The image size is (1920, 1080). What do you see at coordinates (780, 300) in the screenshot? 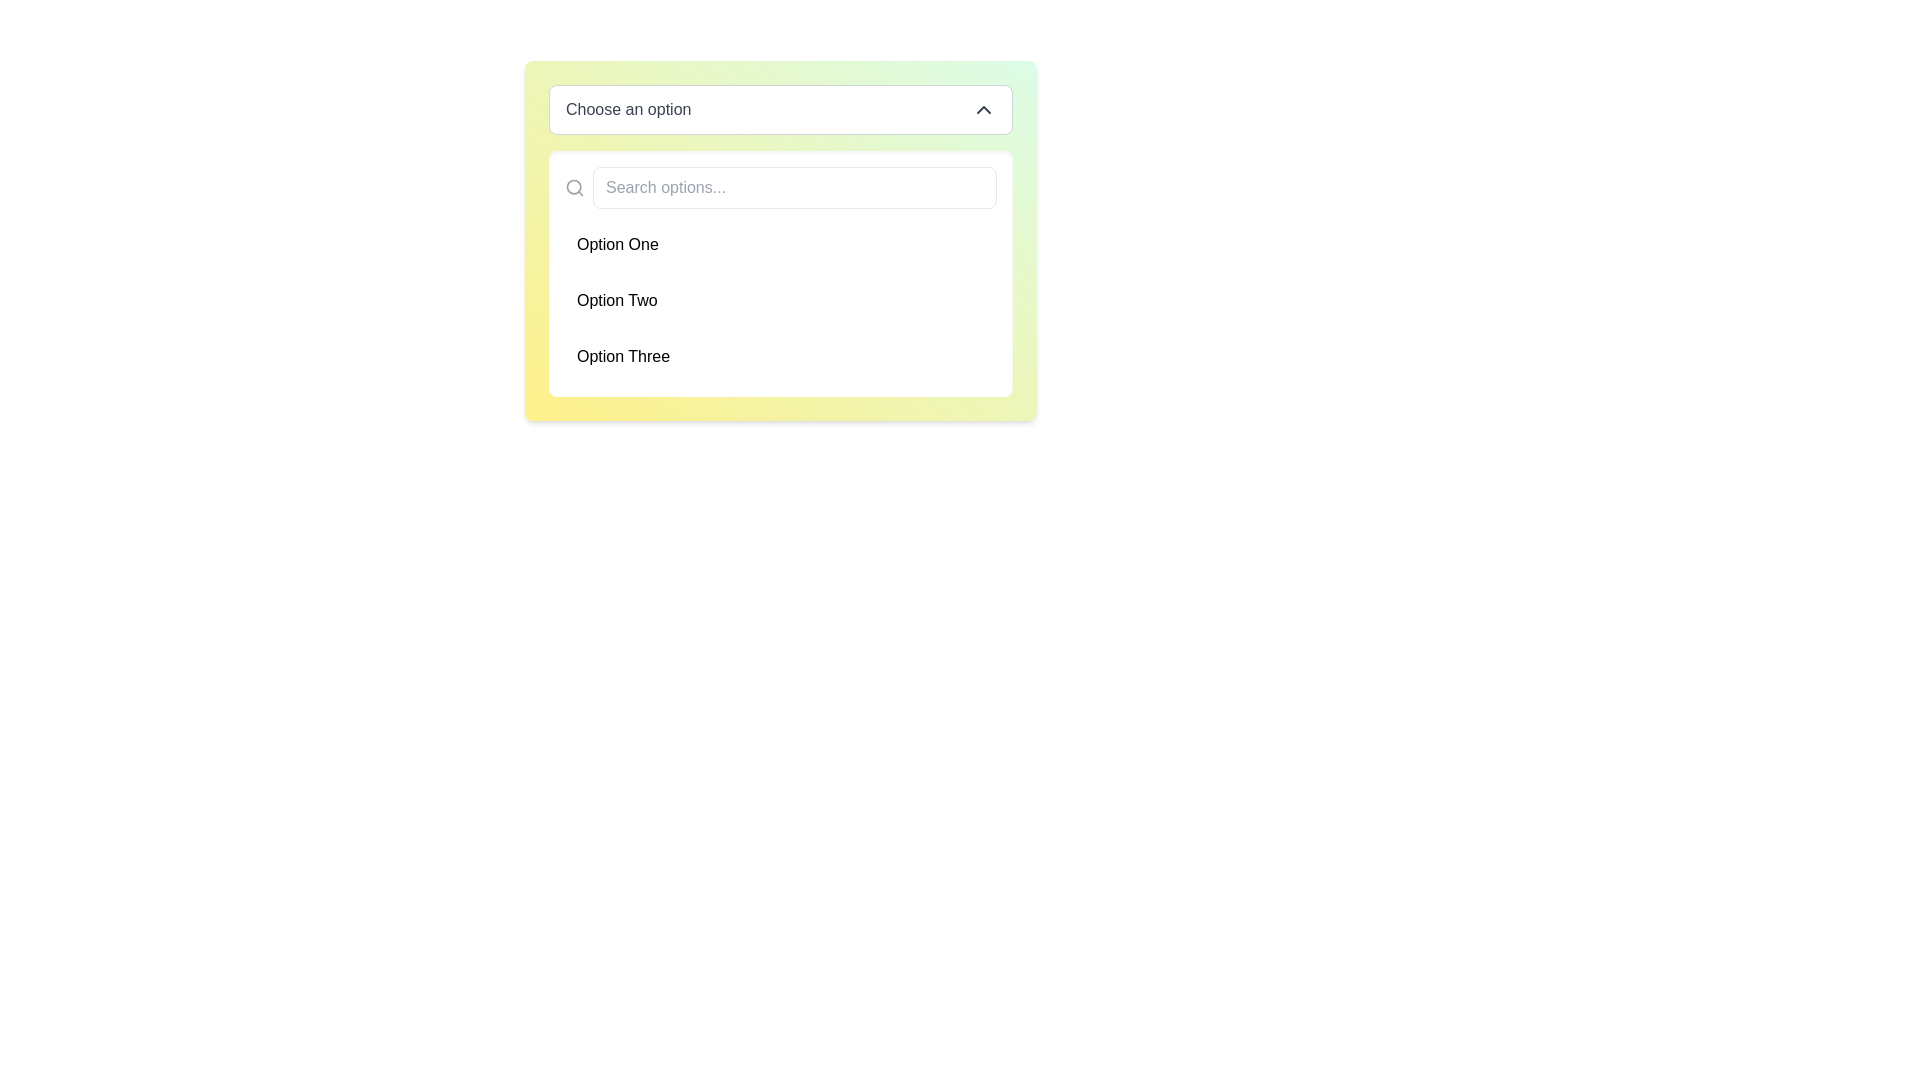
I see `the selectable menu item labeled 'Option Two', which is the second option in the dropdown menu located below 'Option One' and above 'Option Three'` at bounding box center [780, 300].